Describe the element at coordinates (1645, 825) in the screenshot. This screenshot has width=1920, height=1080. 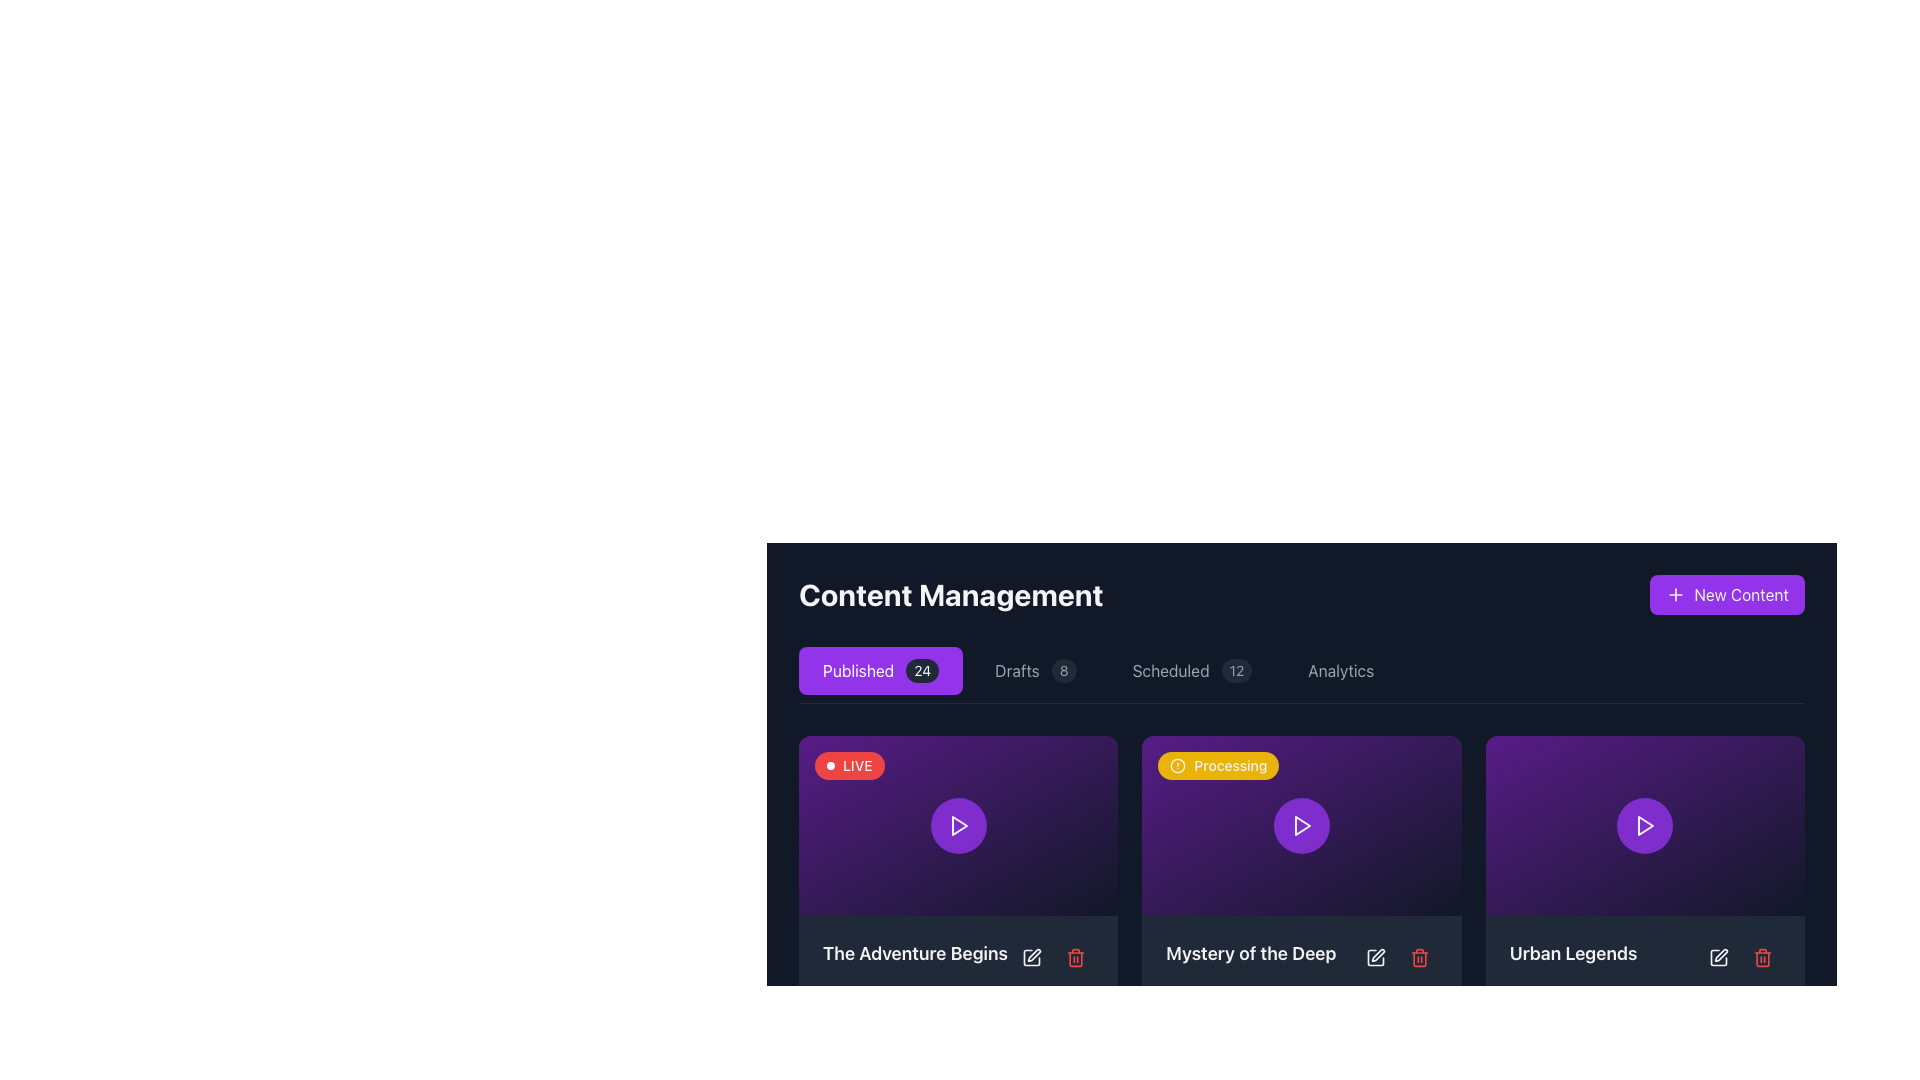
I see `the triangular 'Play' icon outlined within a circle, located in the 'Urban Legends' section at the rightmost card in the content grid` at that location.